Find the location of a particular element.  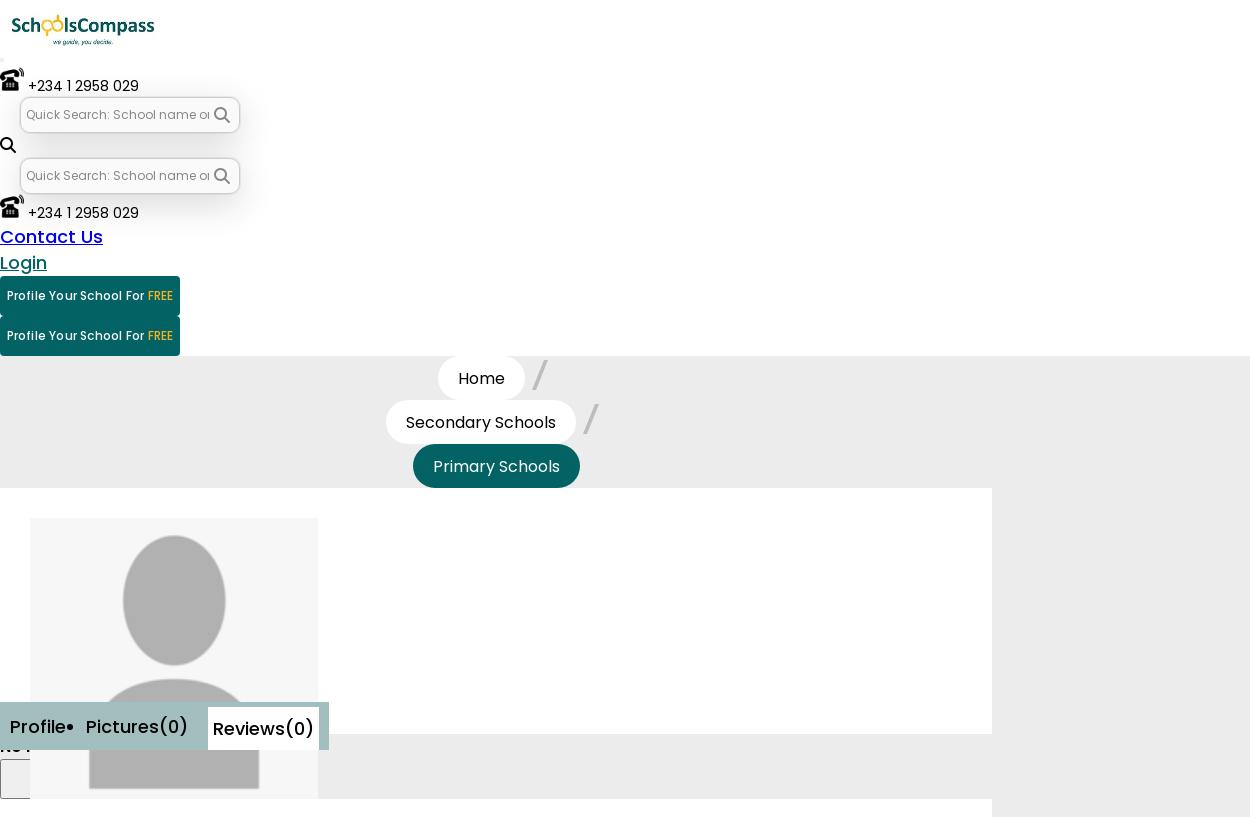

'Home' is located at coordinates (479, 376).